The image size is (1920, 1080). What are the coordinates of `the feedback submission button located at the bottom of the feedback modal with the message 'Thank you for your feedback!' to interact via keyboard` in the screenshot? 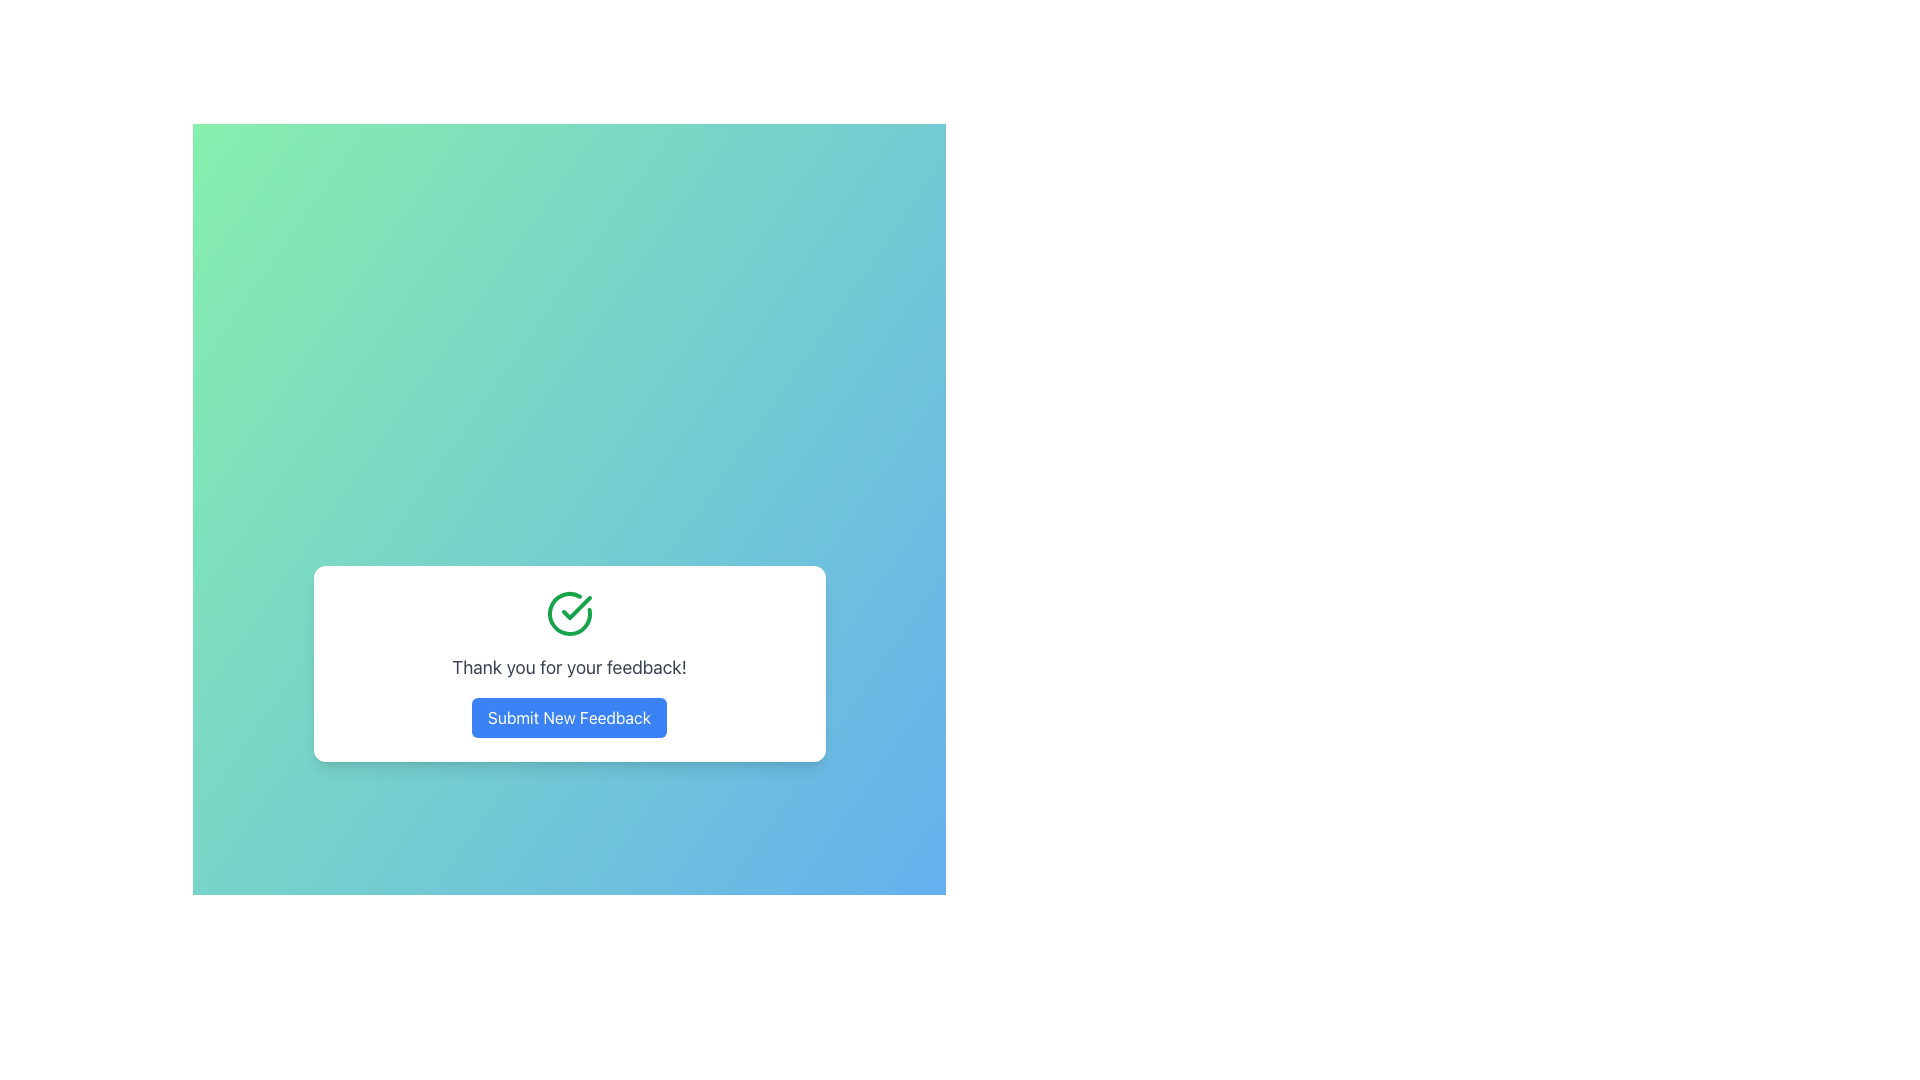 It's located at (568, 716).